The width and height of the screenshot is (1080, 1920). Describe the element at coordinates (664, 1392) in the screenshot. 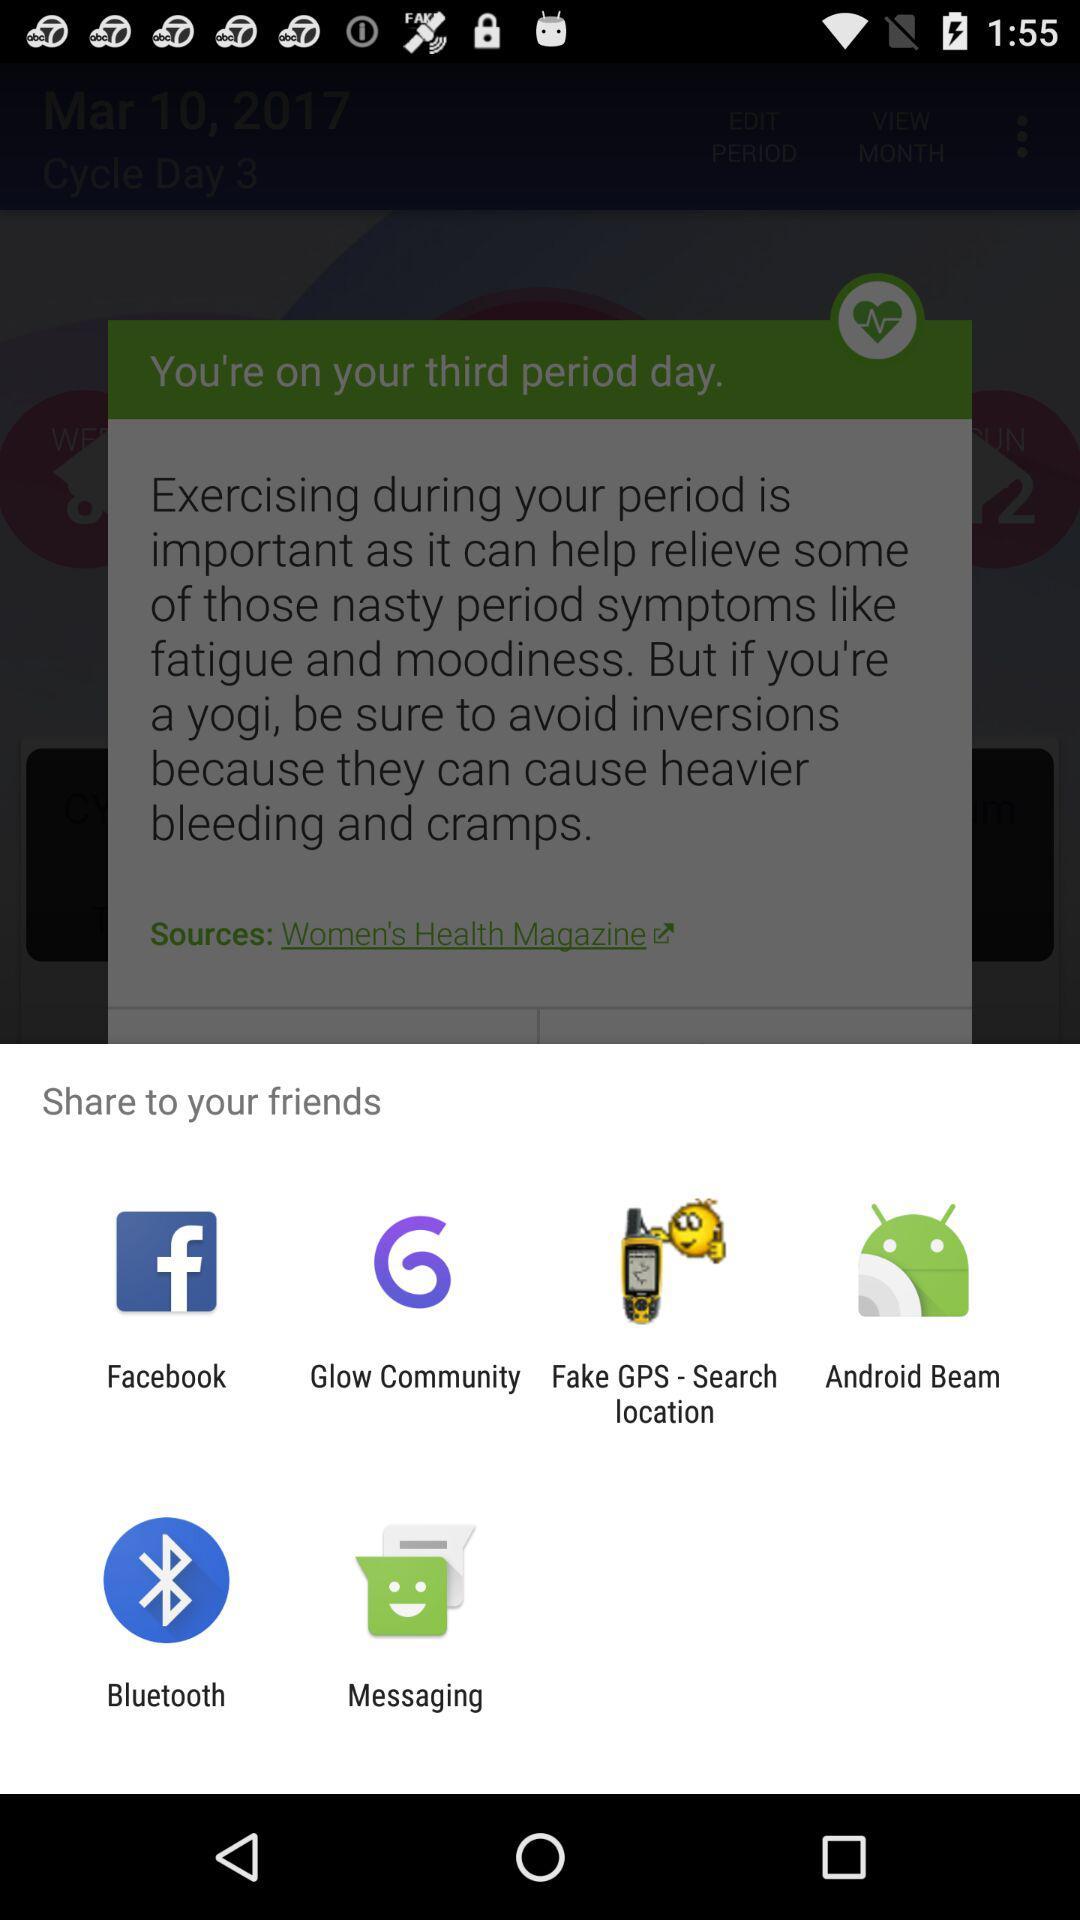

I see `fake gps search` at that location.